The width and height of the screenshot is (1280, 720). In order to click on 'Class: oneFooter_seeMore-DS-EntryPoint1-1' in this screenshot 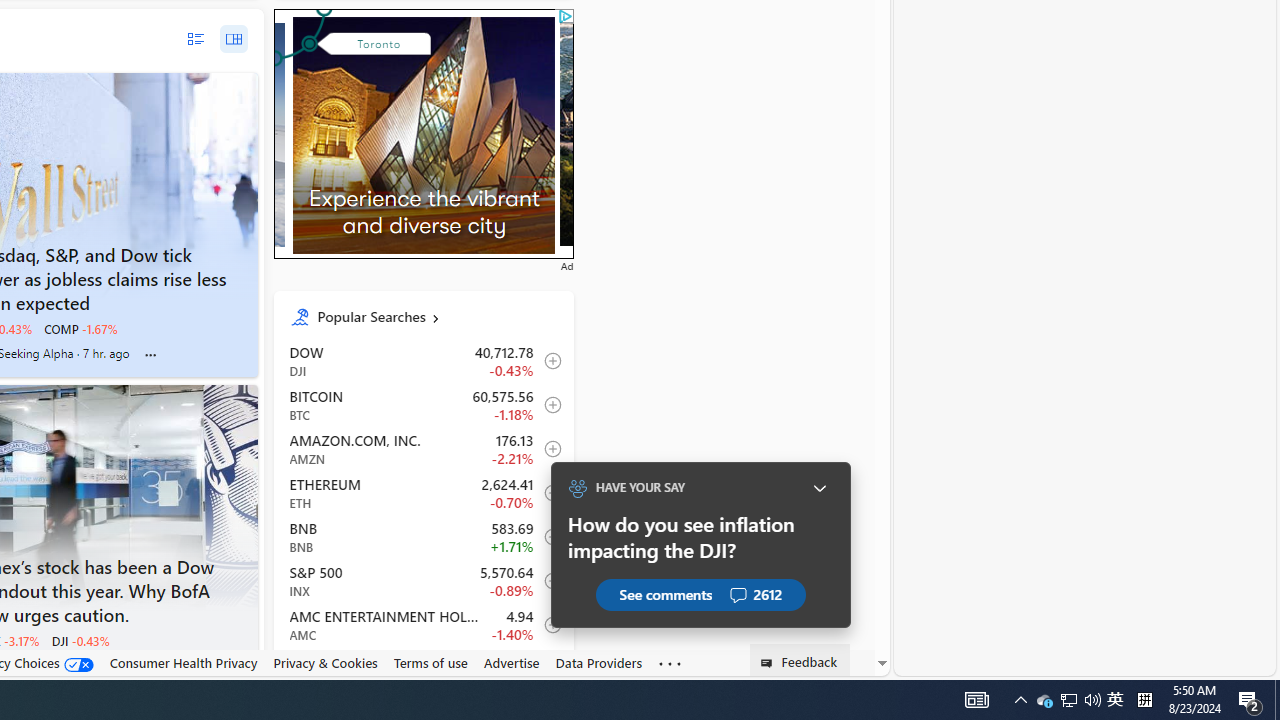, I will do `click(670, 663)`.